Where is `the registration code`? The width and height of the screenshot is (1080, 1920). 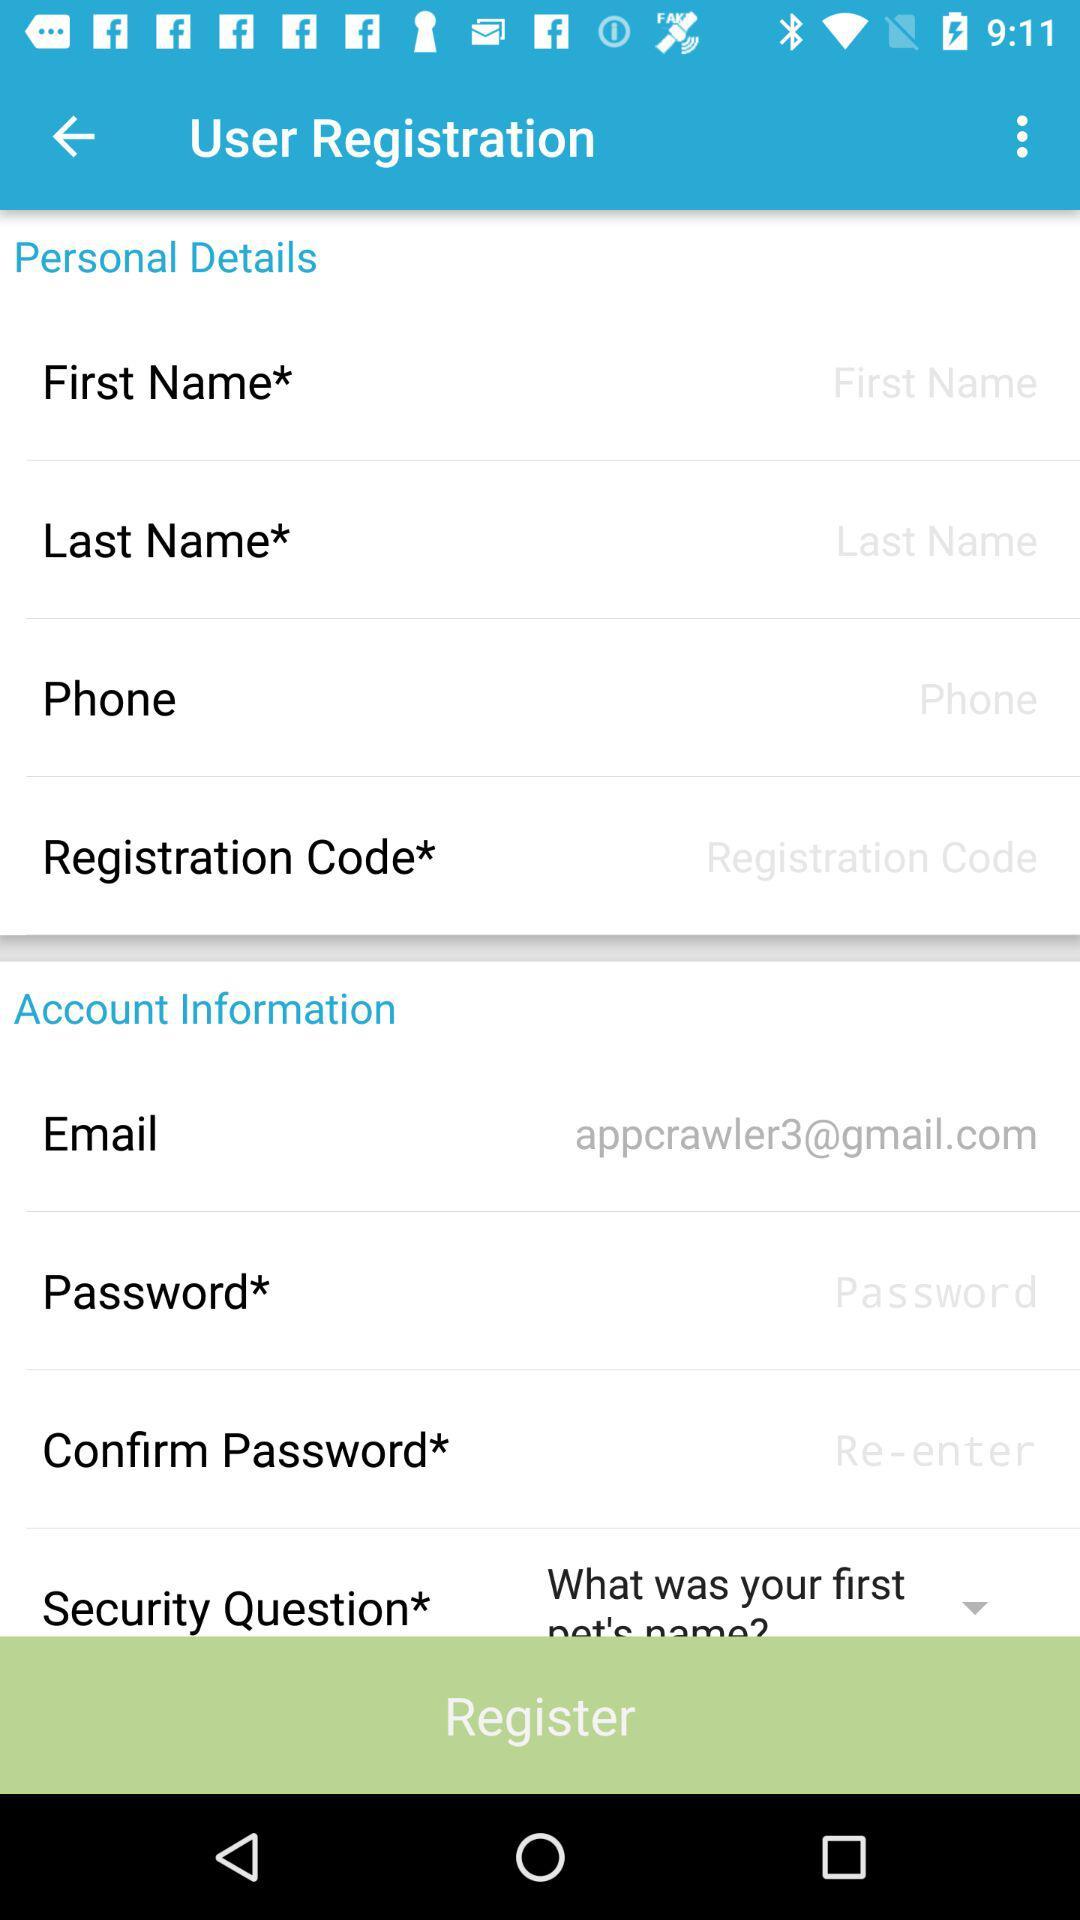
the registration code is located at coordinates (791, 855).